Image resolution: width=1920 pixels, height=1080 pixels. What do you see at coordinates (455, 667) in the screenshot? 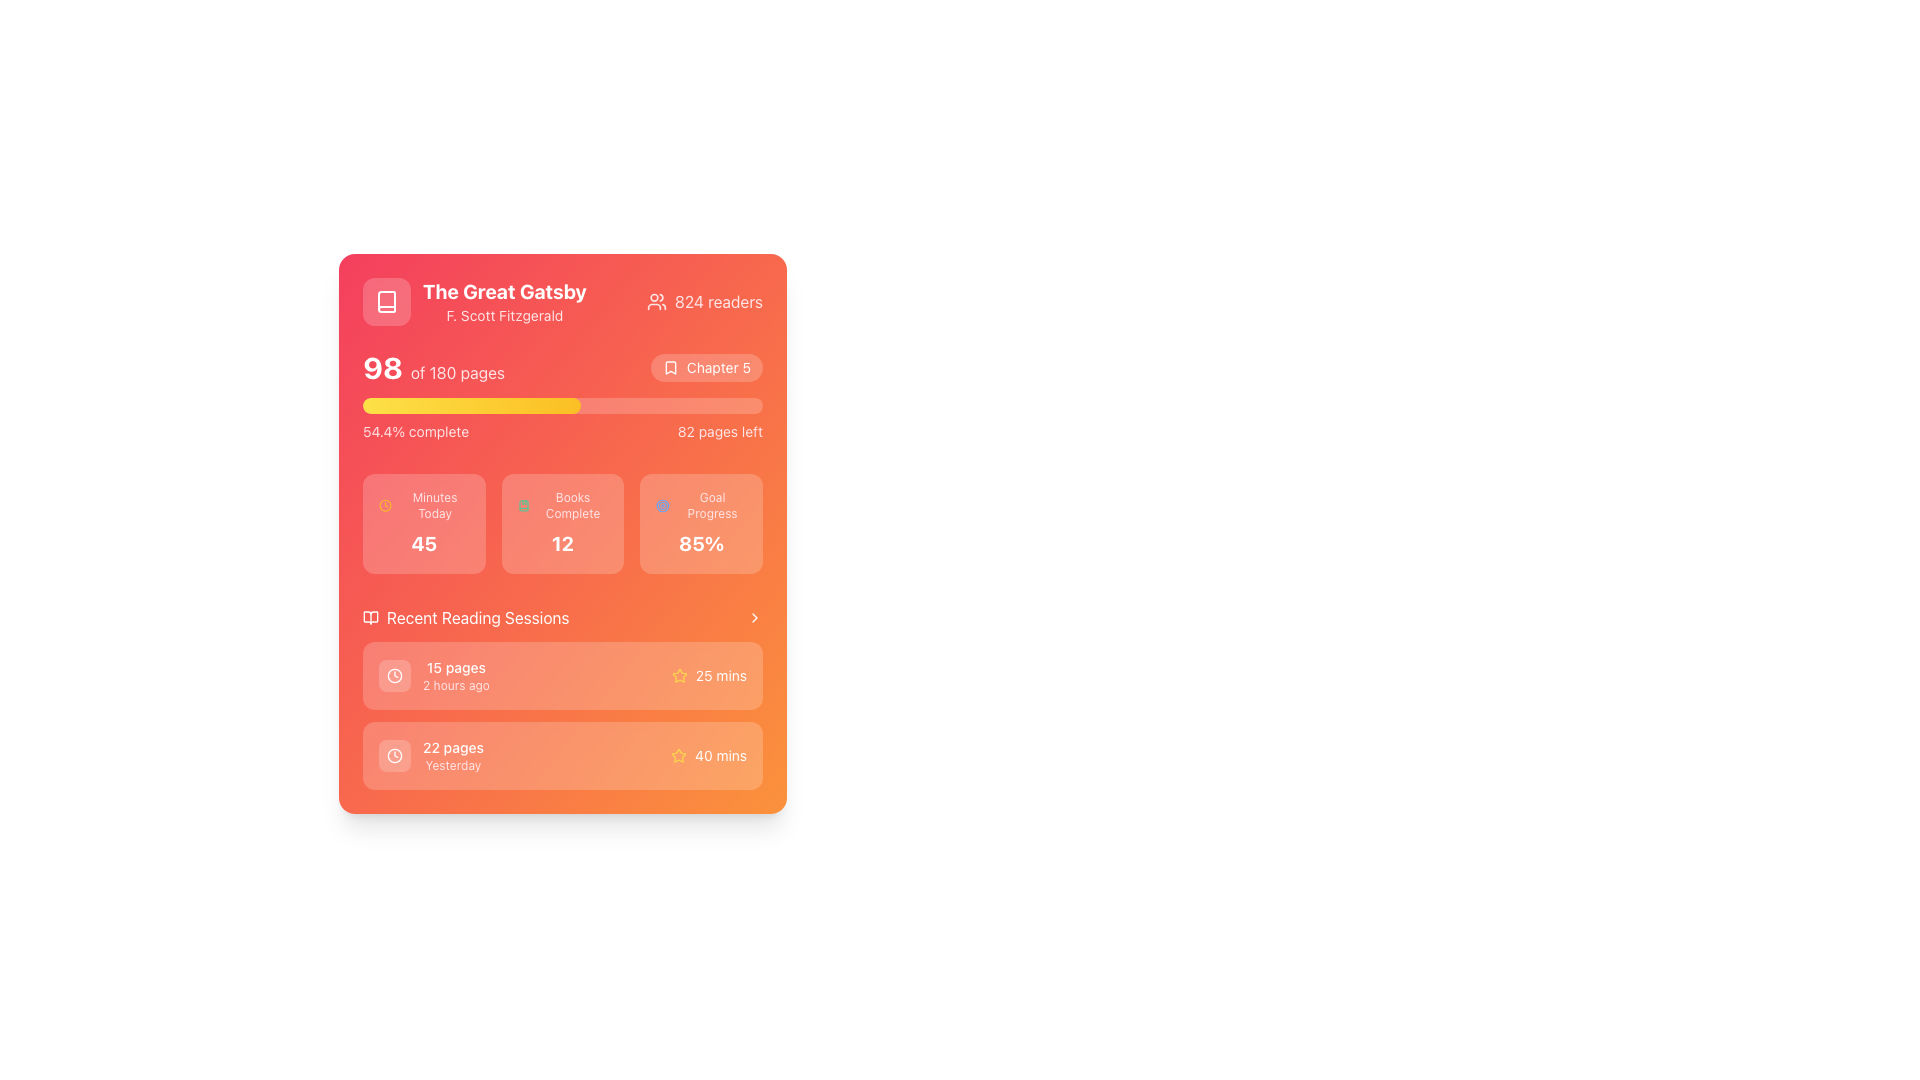
I see `the text label displaying '15 pages' located in the 'Recent Reading Sessions' section` at bounding box center [455, 667].